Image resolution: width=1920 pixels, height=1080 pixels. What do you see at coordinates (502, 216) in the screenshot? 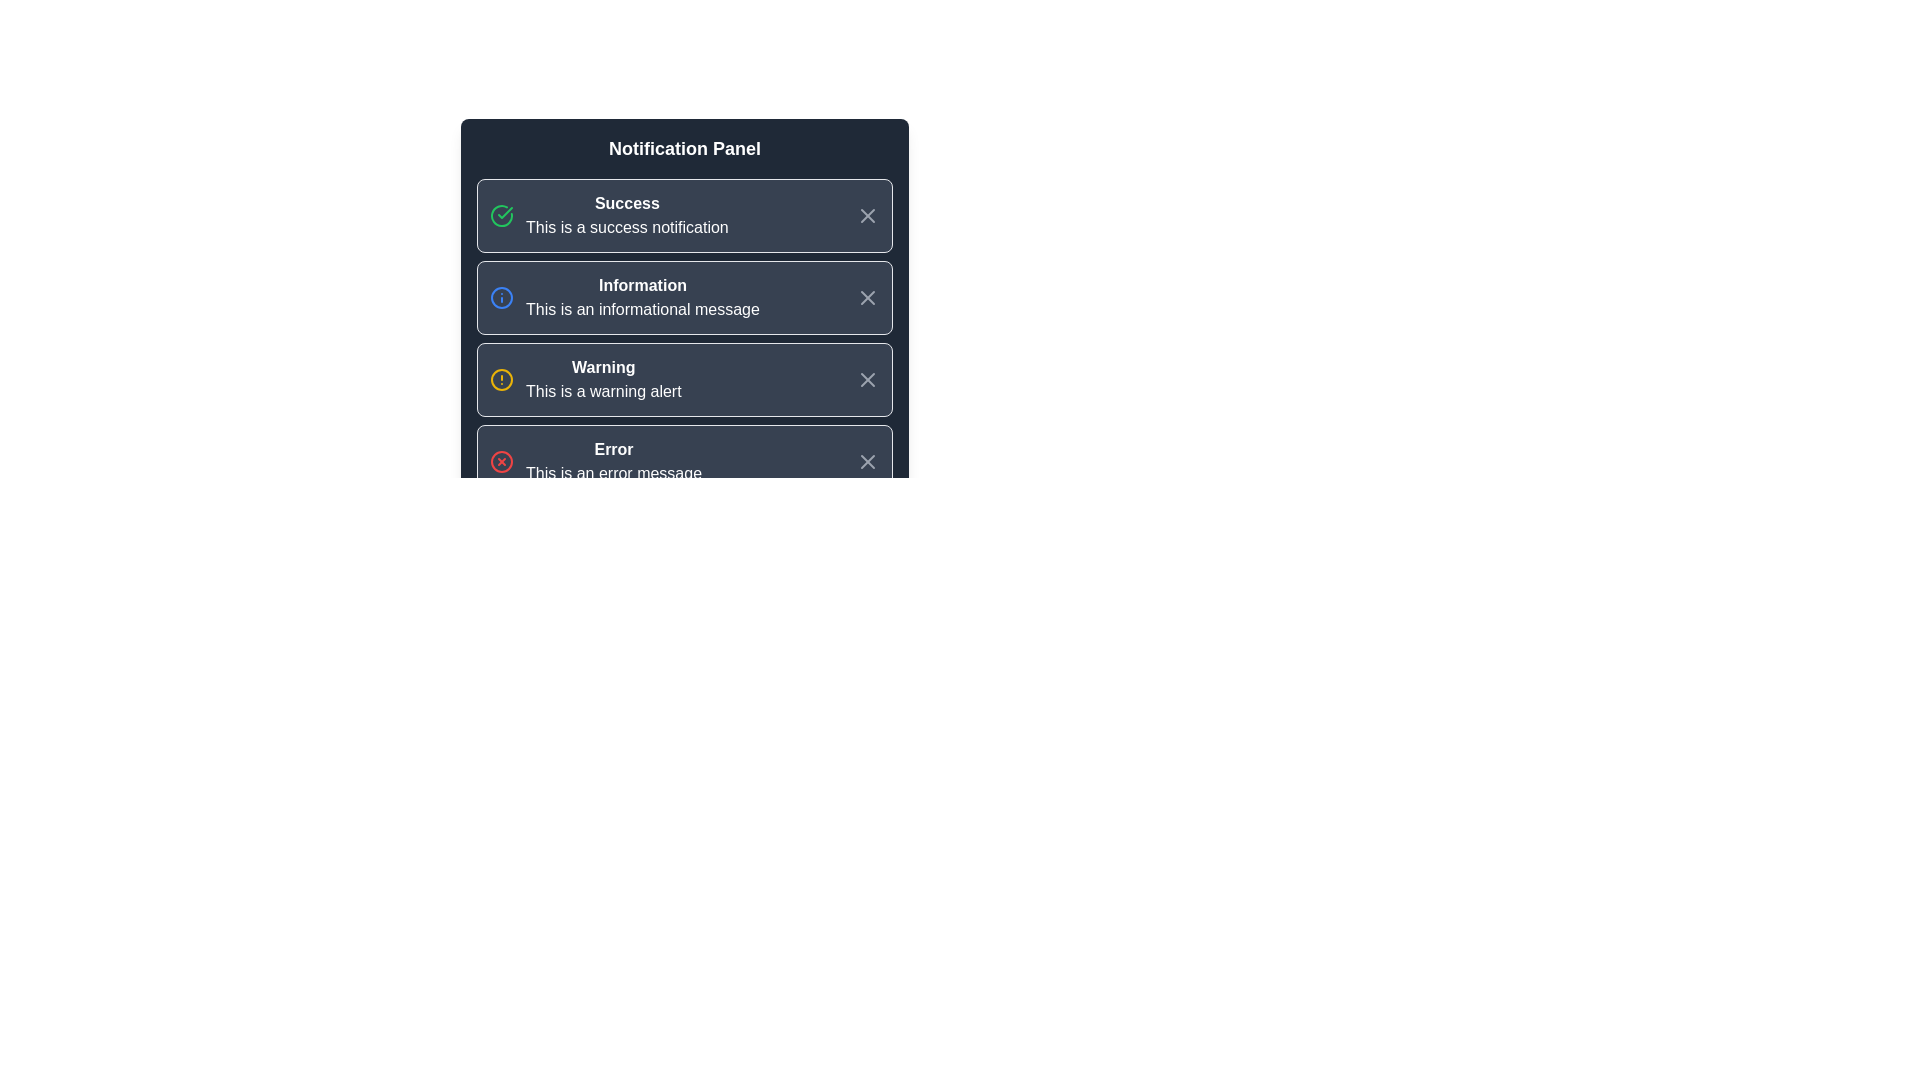
I see `the success icon located to the left of the 'Success' text in the first notification of the vertically stacked list` at bounding box center [502, 216].